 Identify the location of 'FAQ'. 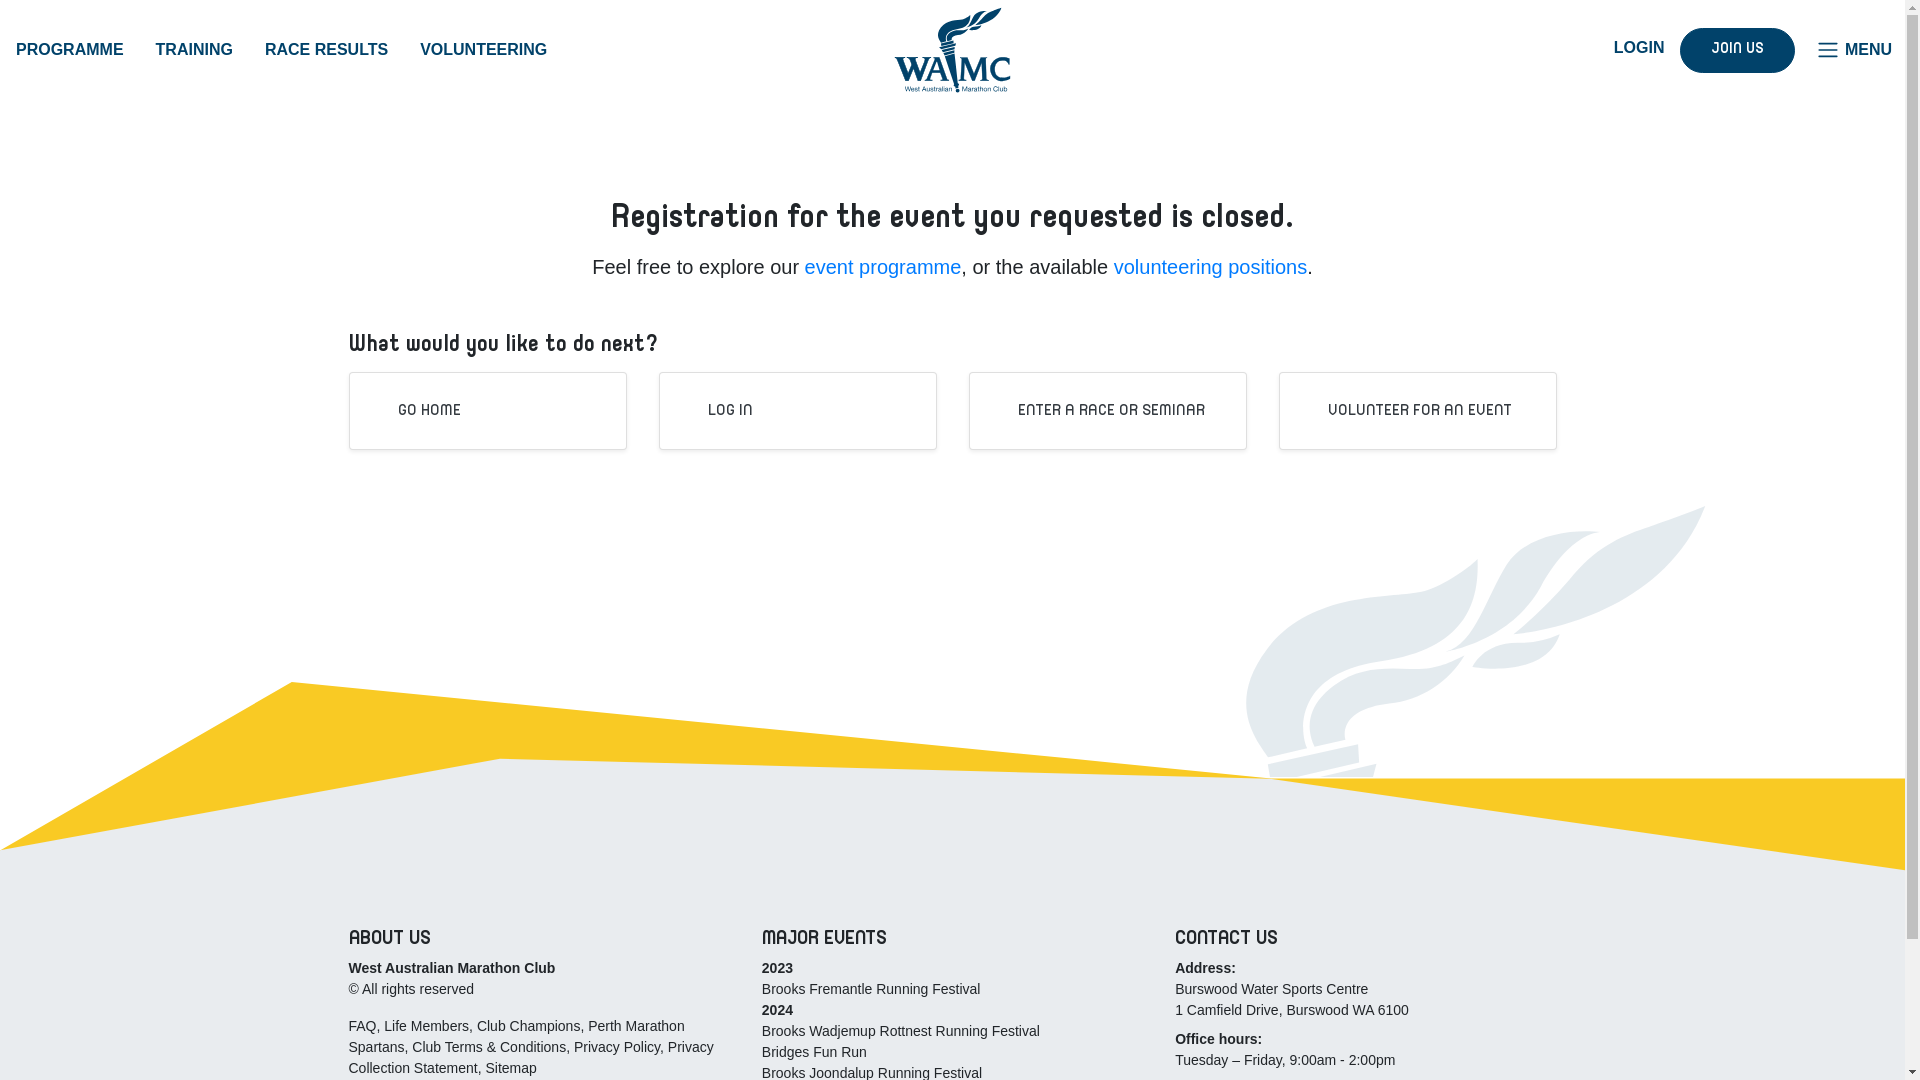
(361, 1026).